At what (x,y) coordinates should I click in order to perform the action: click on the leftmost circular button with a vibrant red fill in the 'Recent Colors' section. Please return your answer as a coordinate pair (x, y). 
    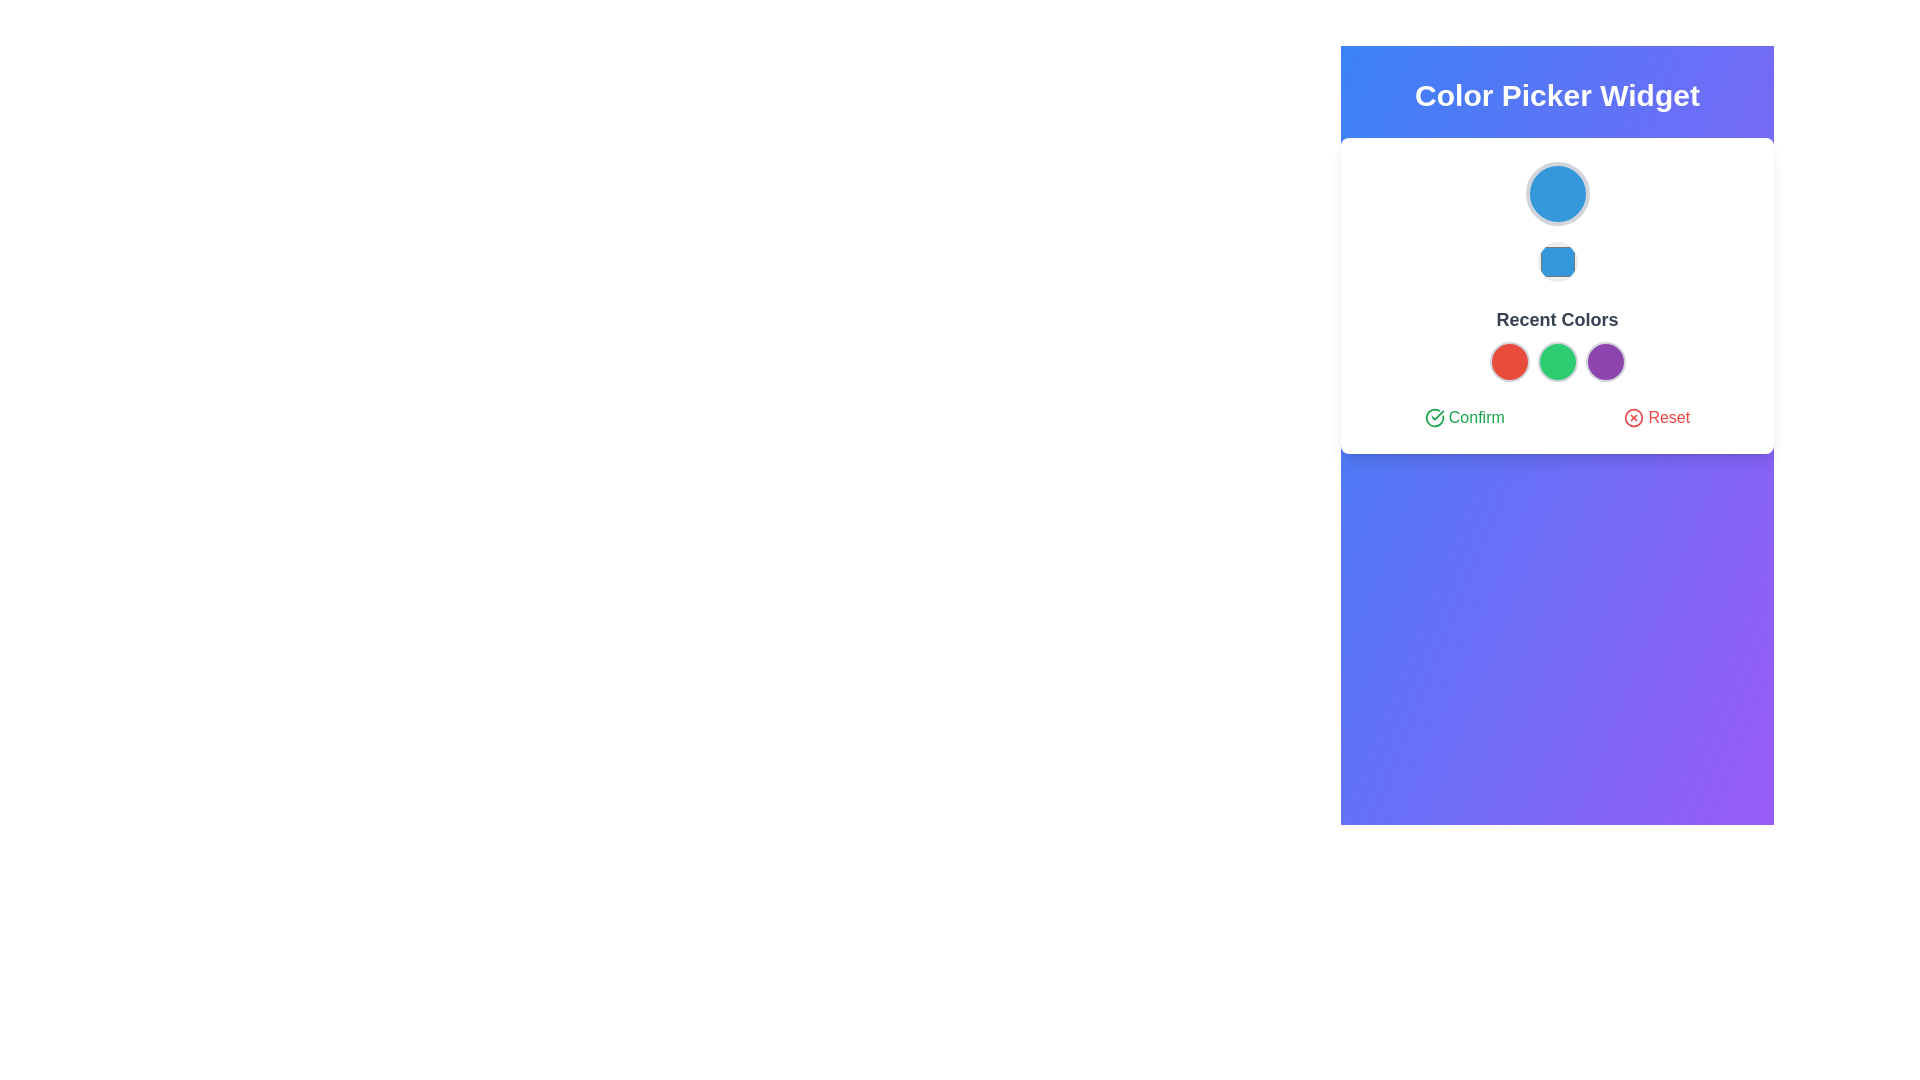
    Looking at the image, I should click on (1509, 362).